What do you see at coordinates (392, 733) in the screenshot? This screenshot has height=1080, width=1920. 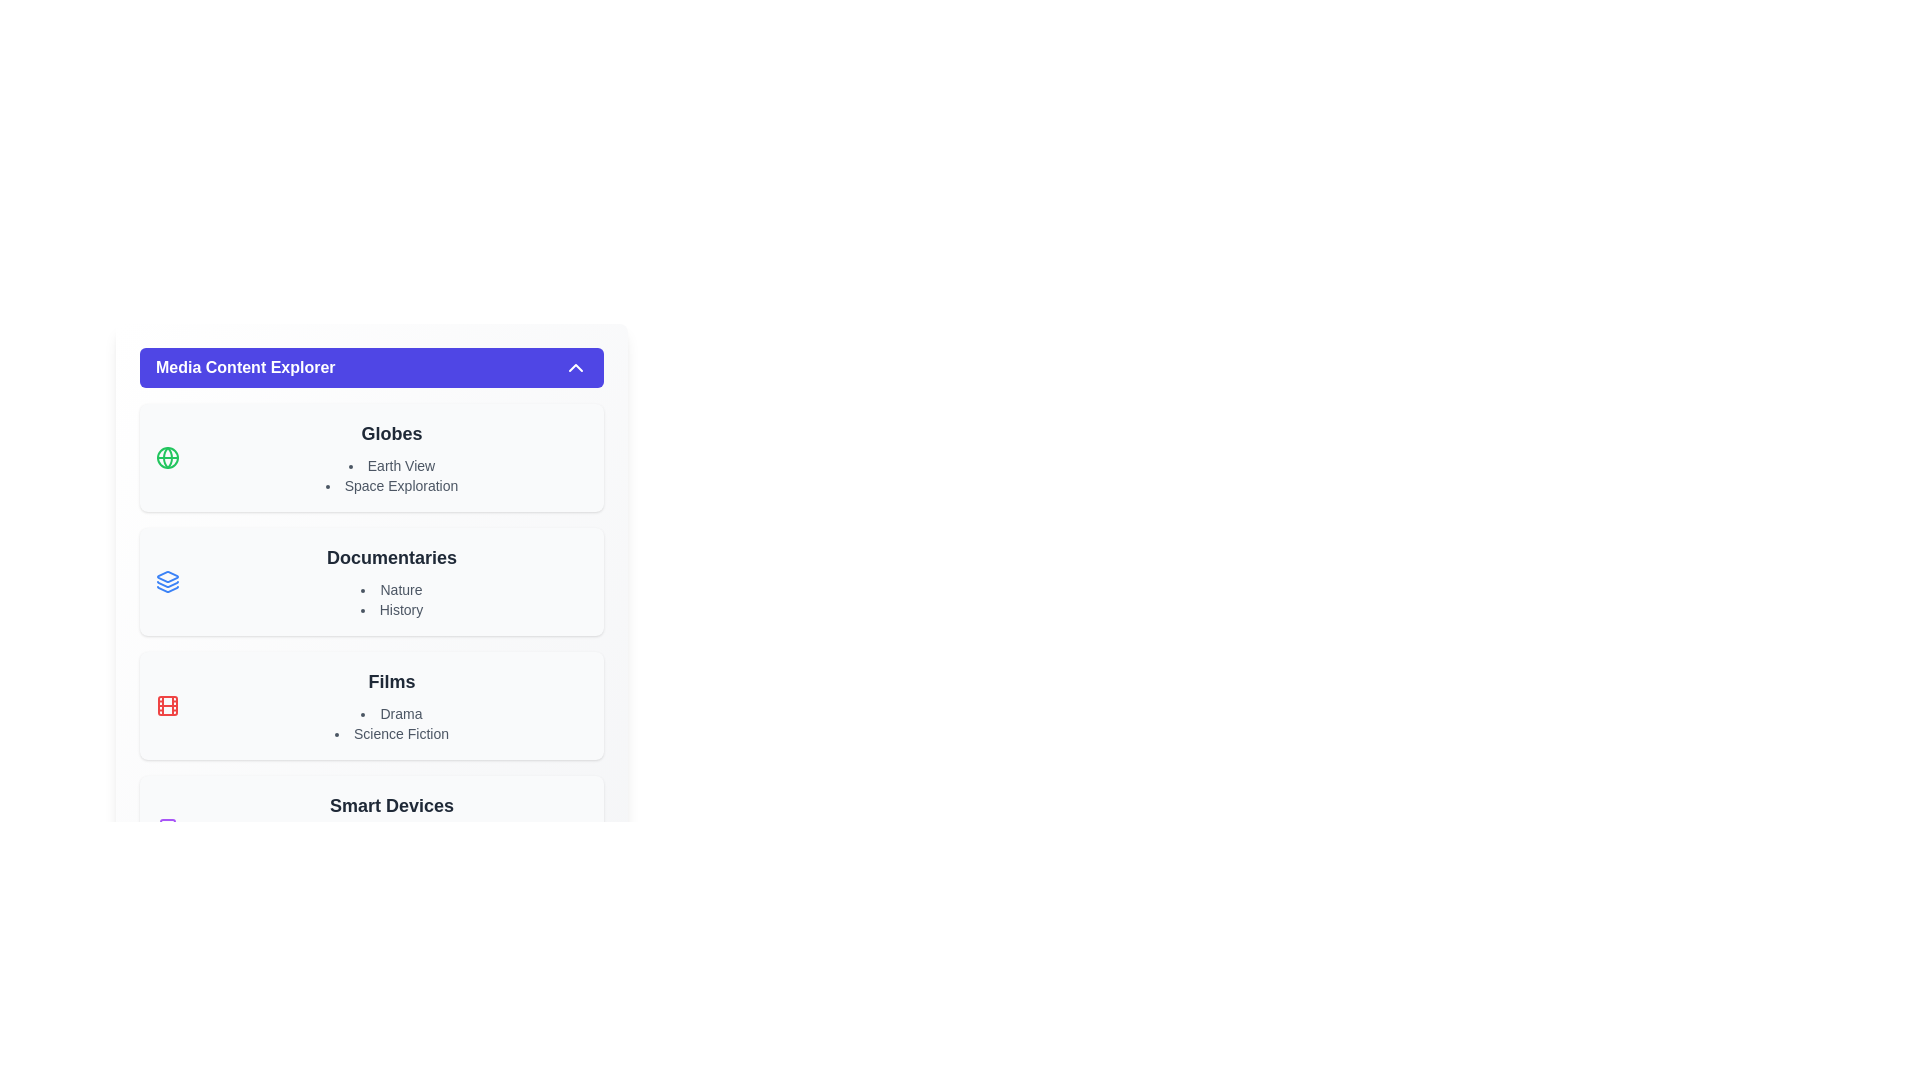 I see `the second text label under the 'Films' category, which serves as a non-interactive label for a genre` at bounding box center [392, 733].